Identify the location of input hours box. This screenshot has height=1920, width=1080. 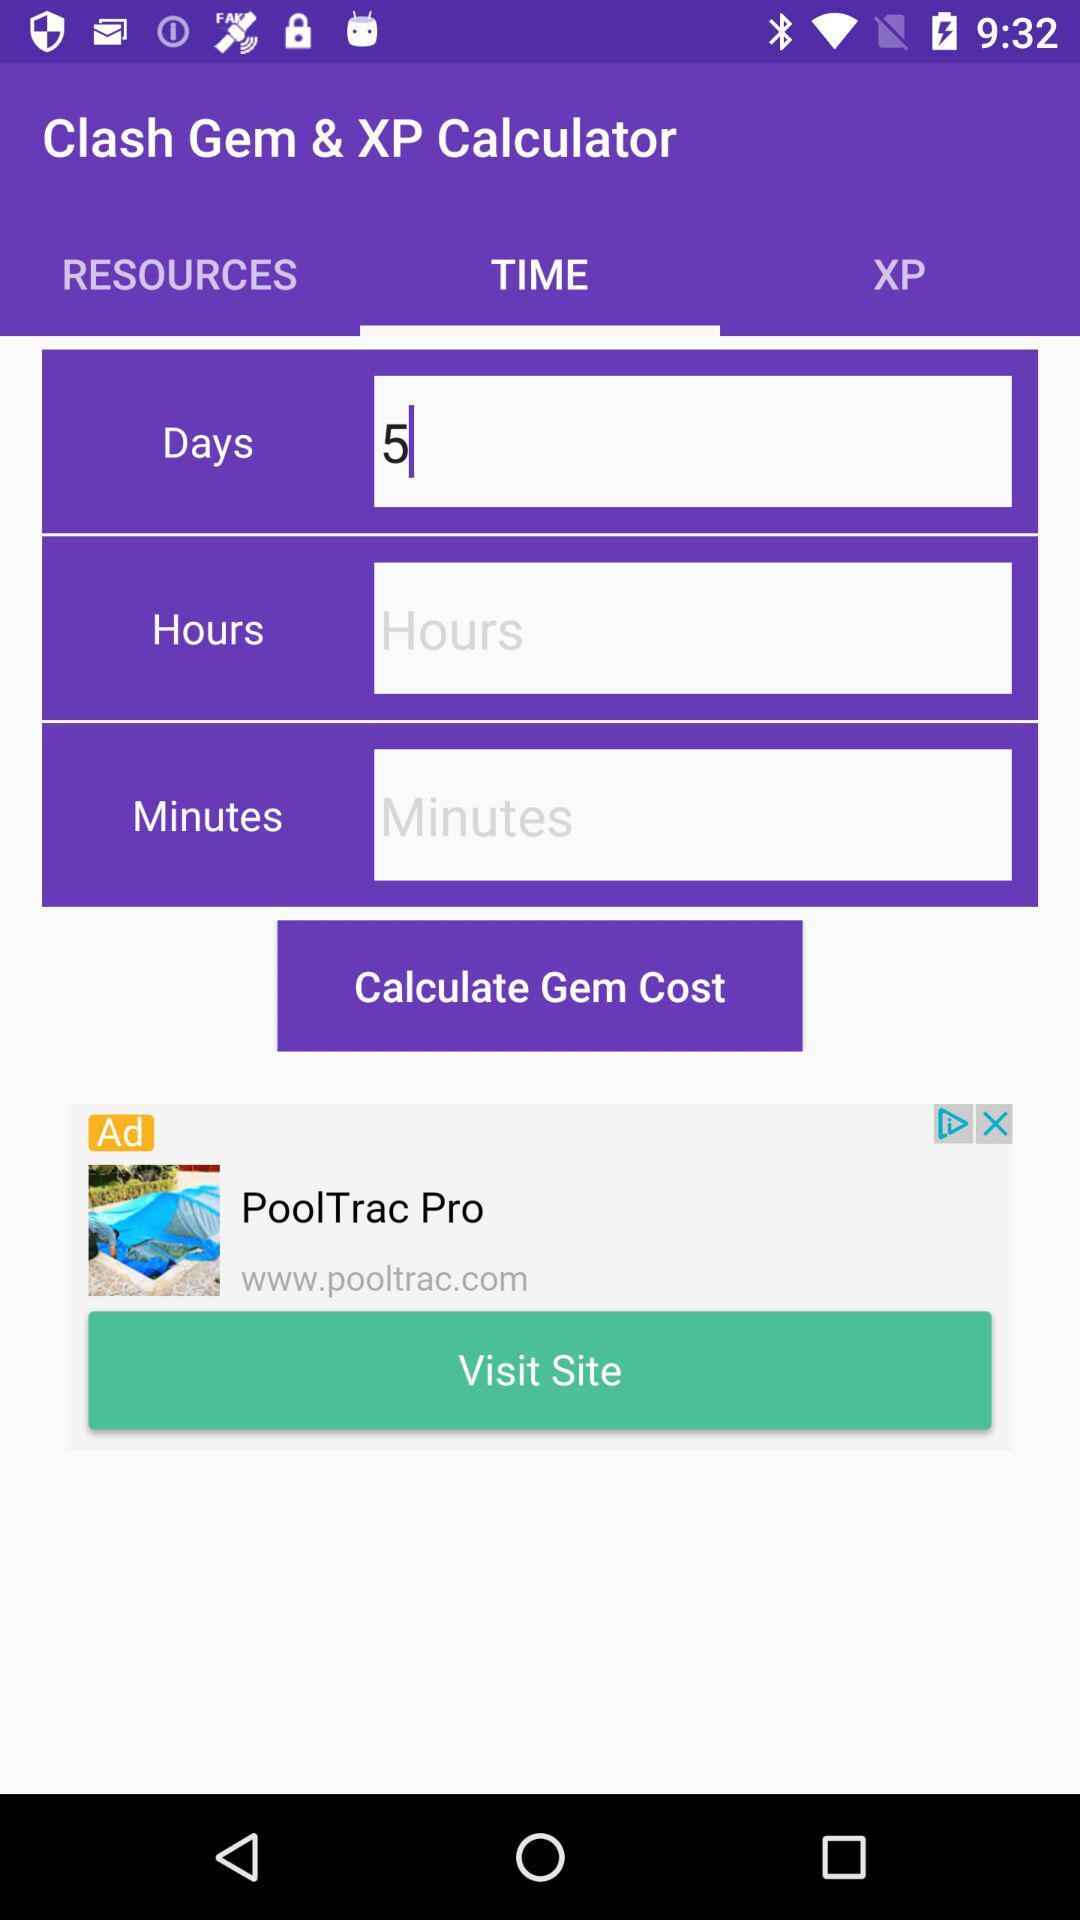
(692, 627).